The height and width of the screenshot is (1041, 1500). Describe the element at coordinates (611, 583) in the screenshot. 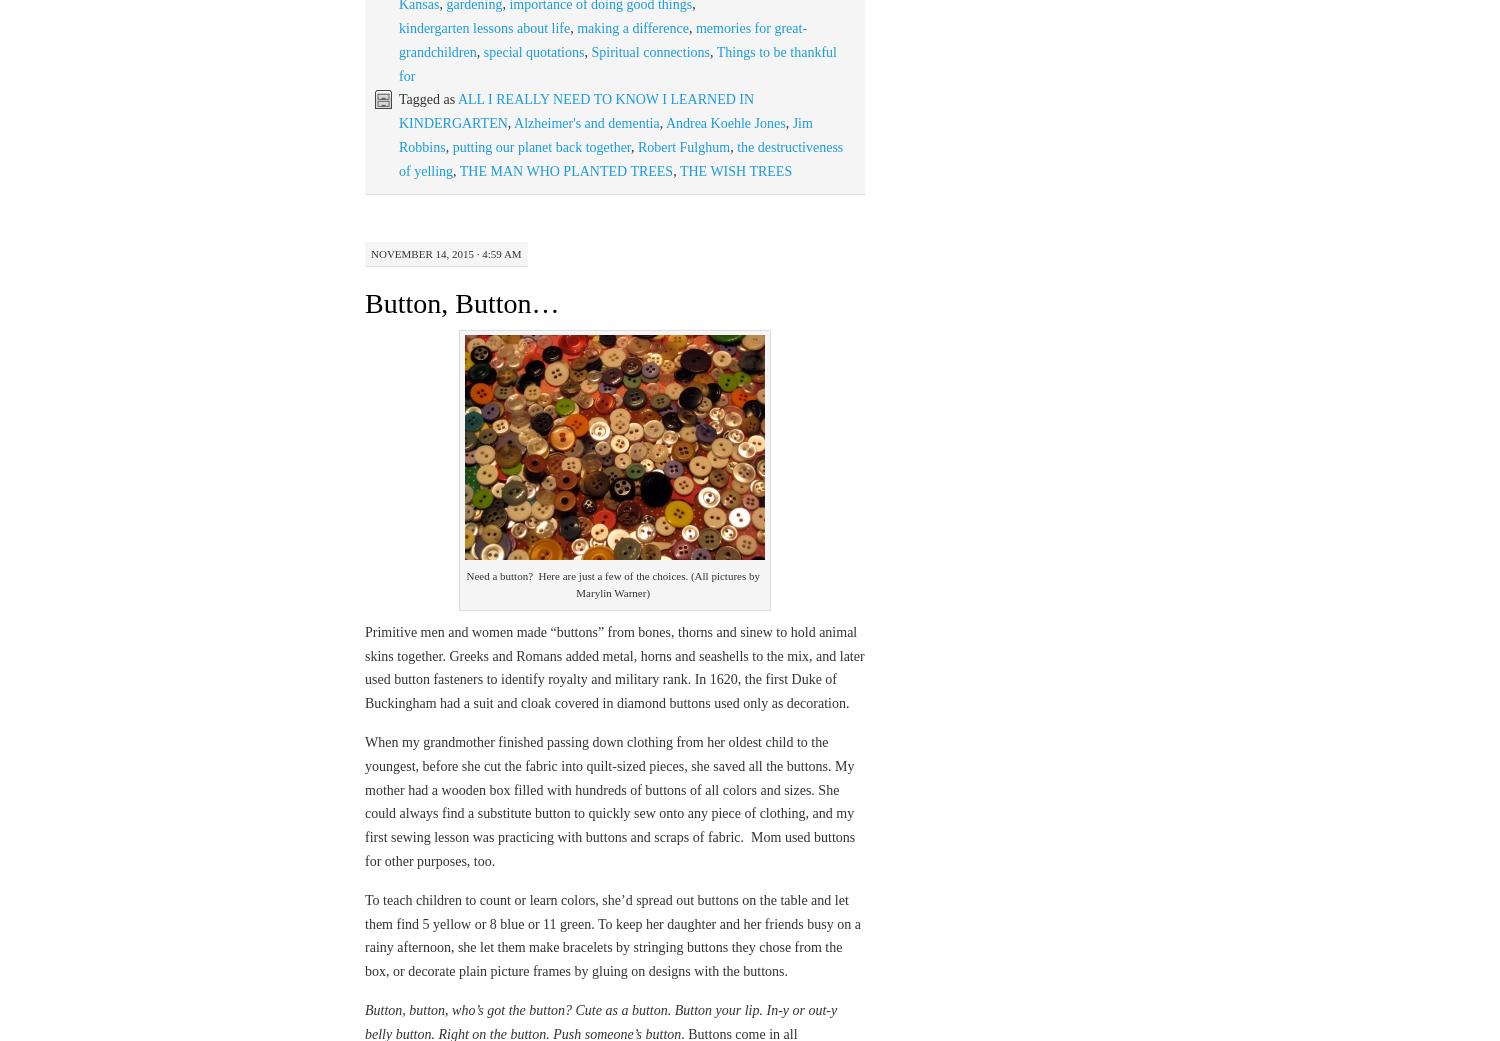

I see `'Need a button?  Here are just a few of the choices. (All pictures by Marylin Warner)'` at that location.